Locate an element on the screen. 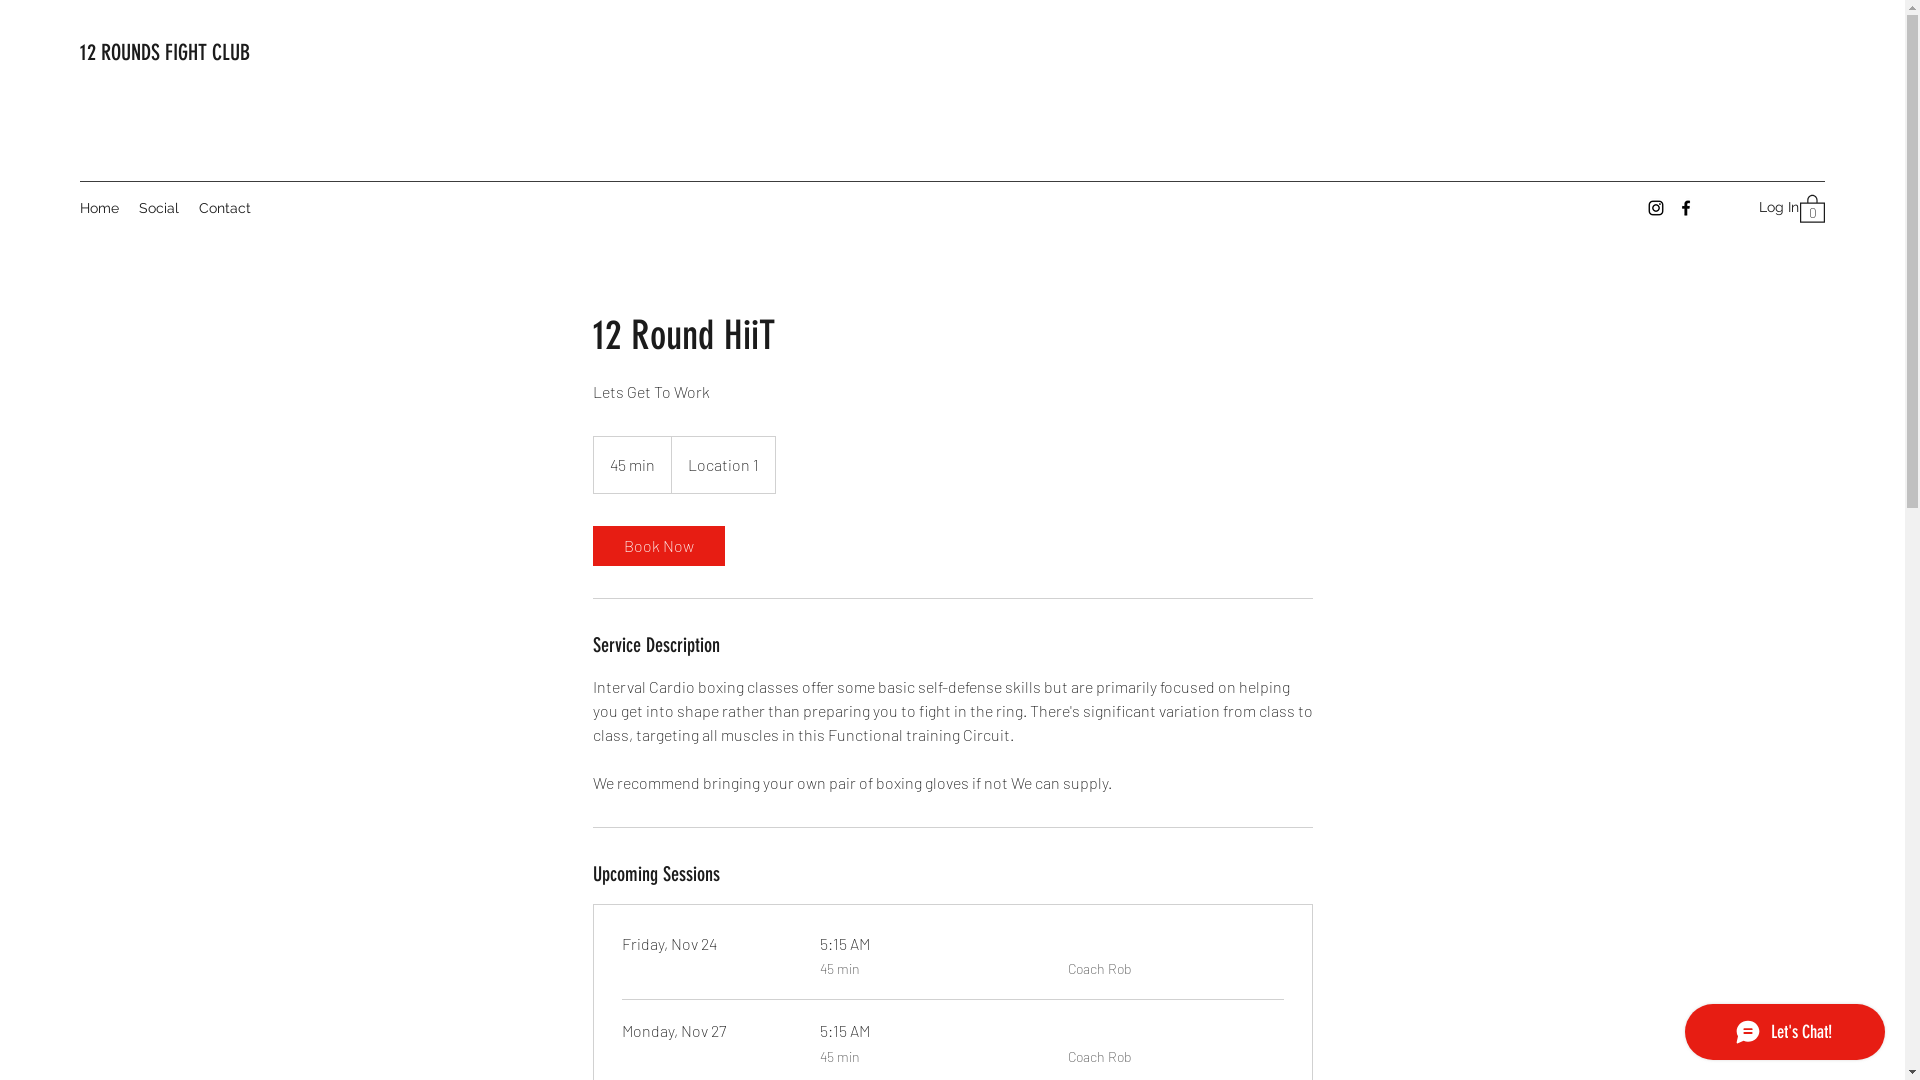 This screenshot has width=1920, height=1080. 'Contact' is located at coordinates (225, 208).